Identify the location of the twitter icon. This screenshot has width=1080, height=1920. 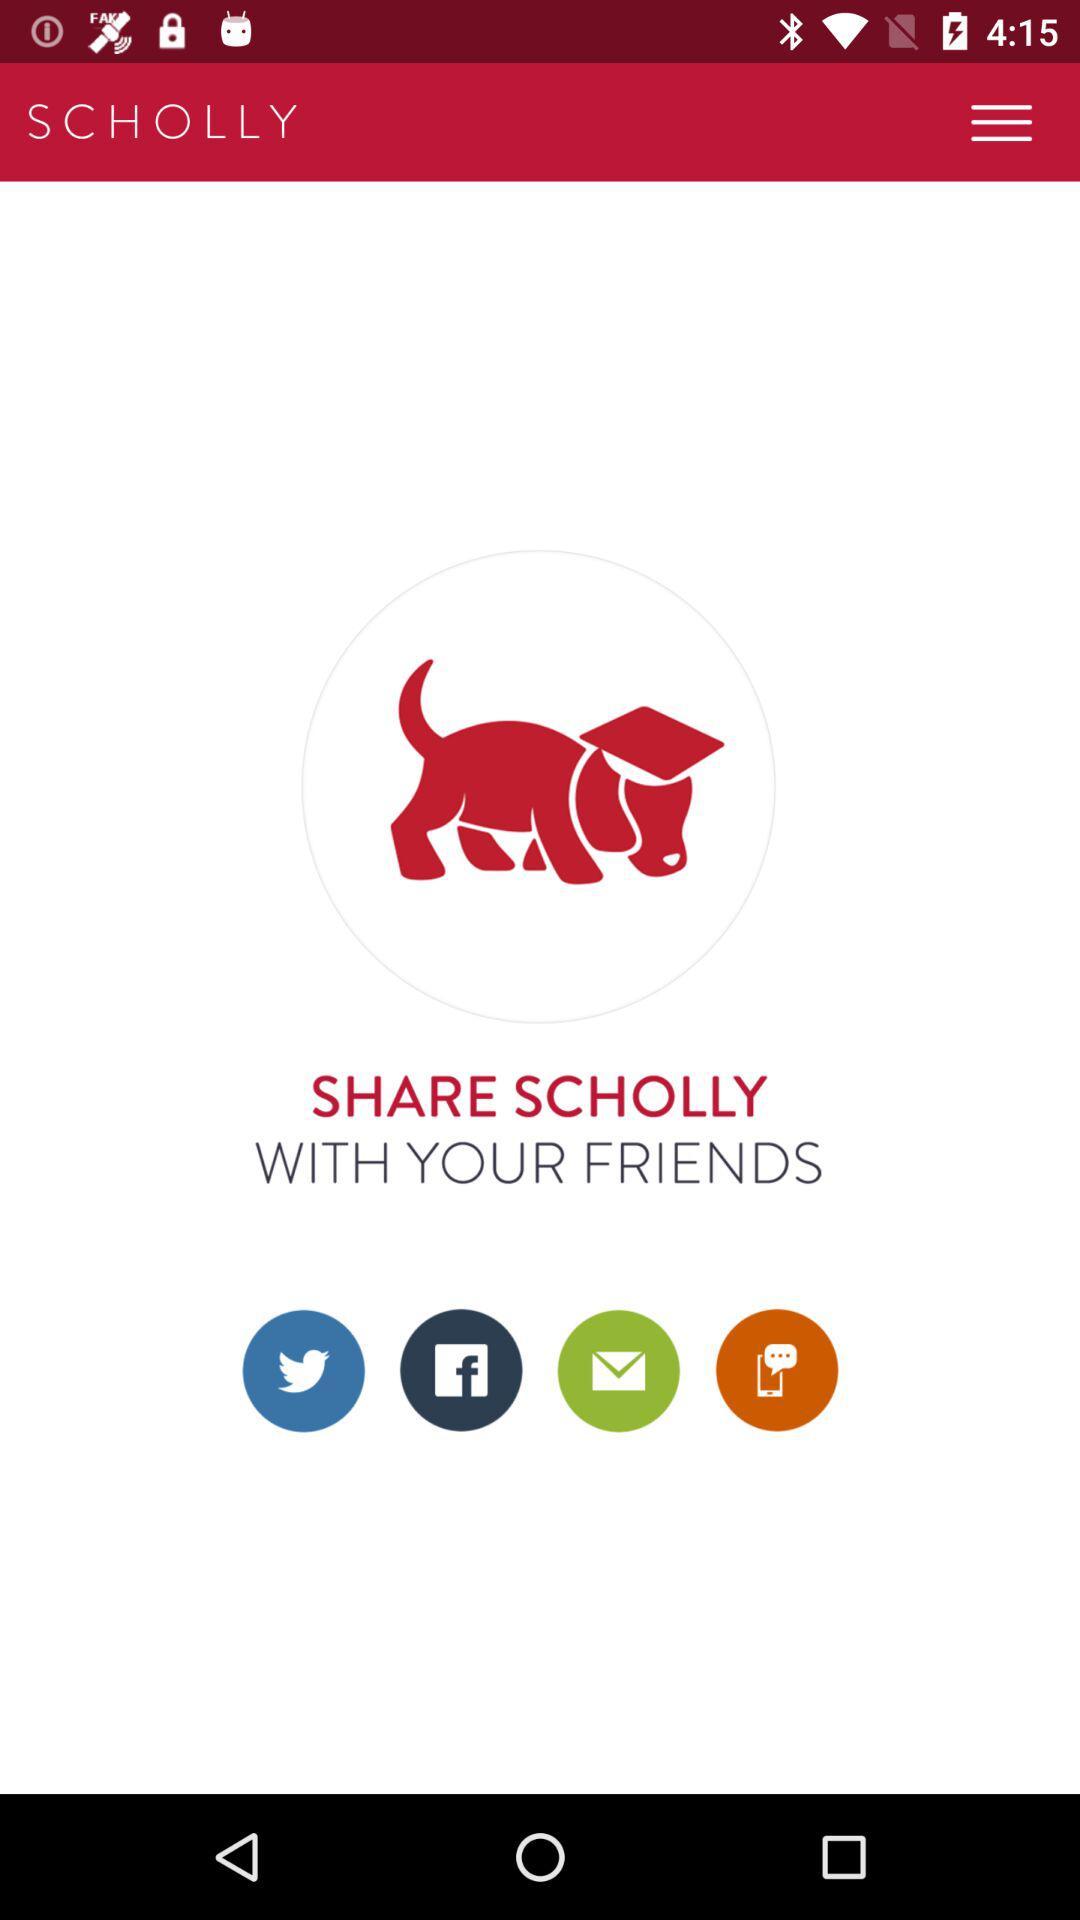
(303, 1369).